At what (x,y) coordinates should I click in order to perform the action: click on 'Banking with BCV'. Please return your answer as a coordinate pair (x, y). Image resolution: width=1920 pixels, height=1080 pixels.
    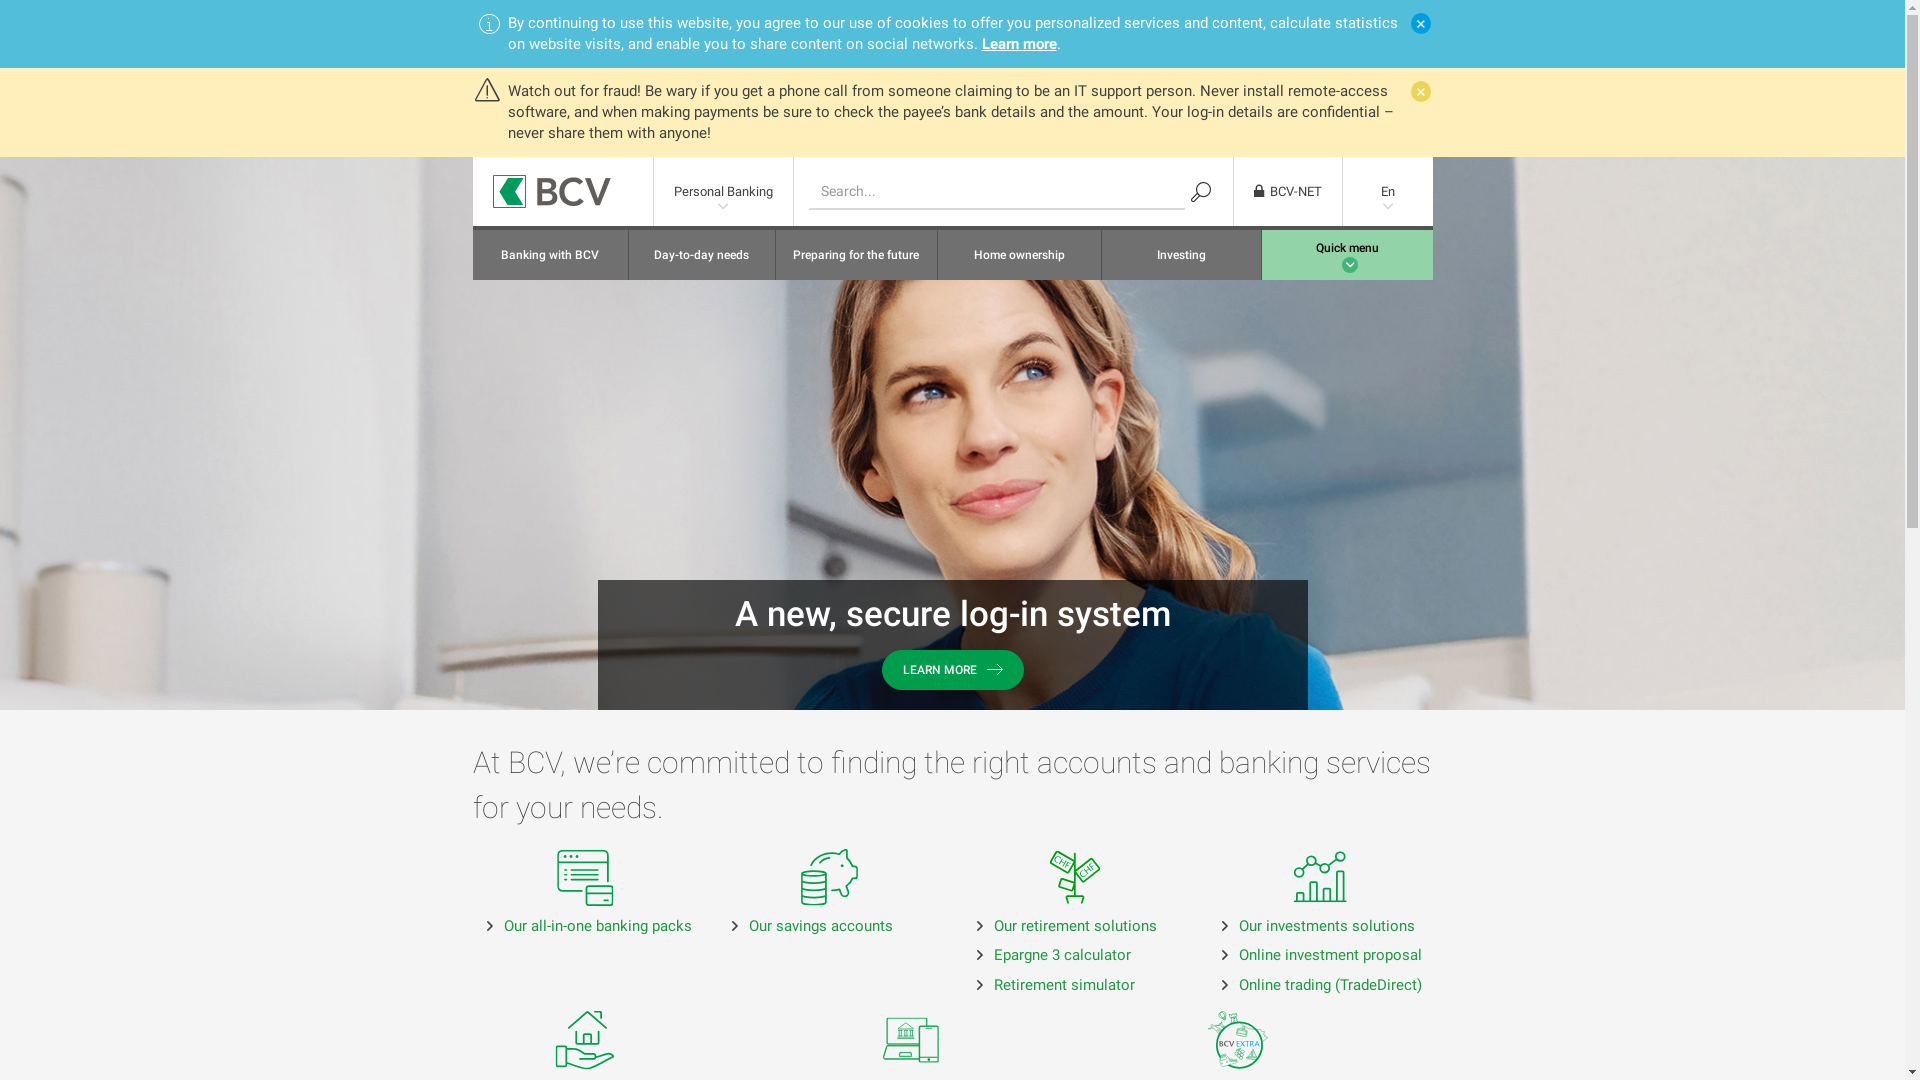
    Looking at the image, I should click on (549, 253).